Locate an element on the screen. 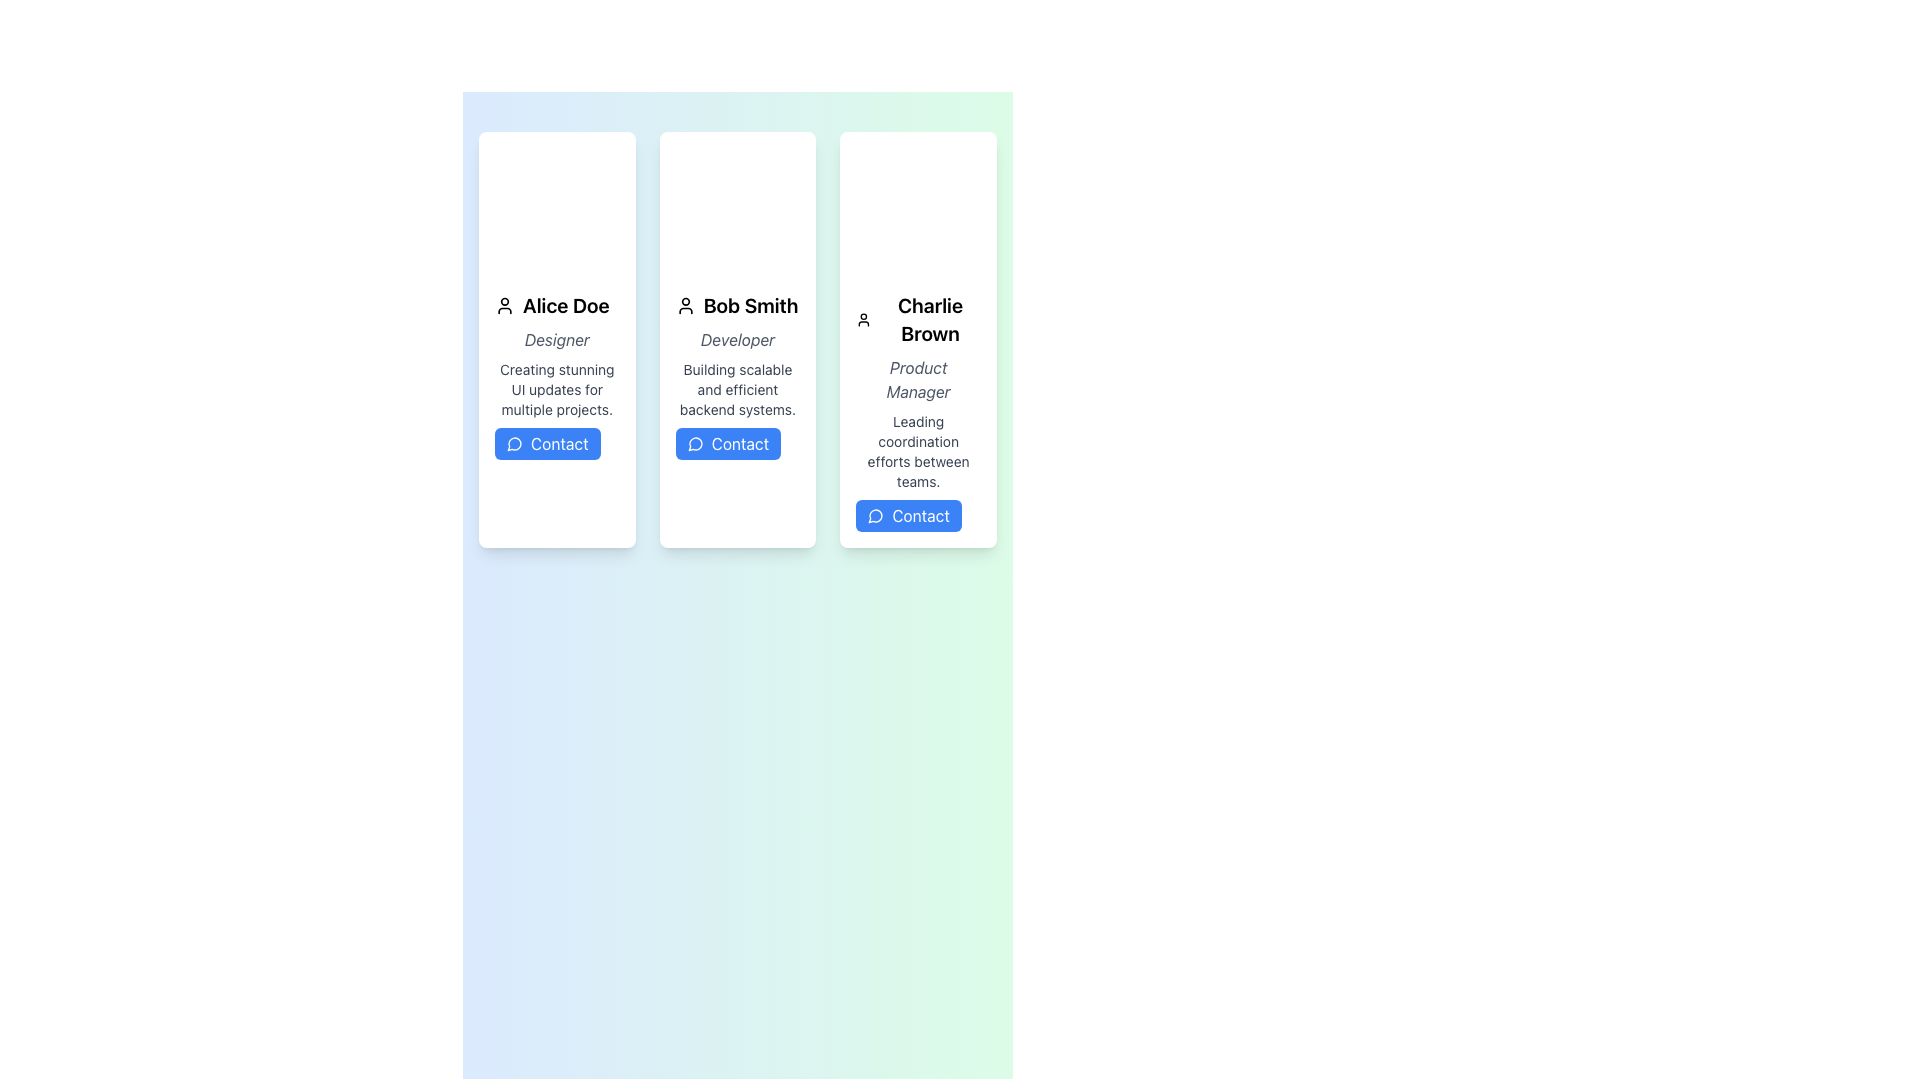  the third text label that provides additional details about the individual or topic, which is positioned after 'Alice Doe' and 'Designer' in the leftmost card of three horizontal cards is located at coordinates (557, 389).